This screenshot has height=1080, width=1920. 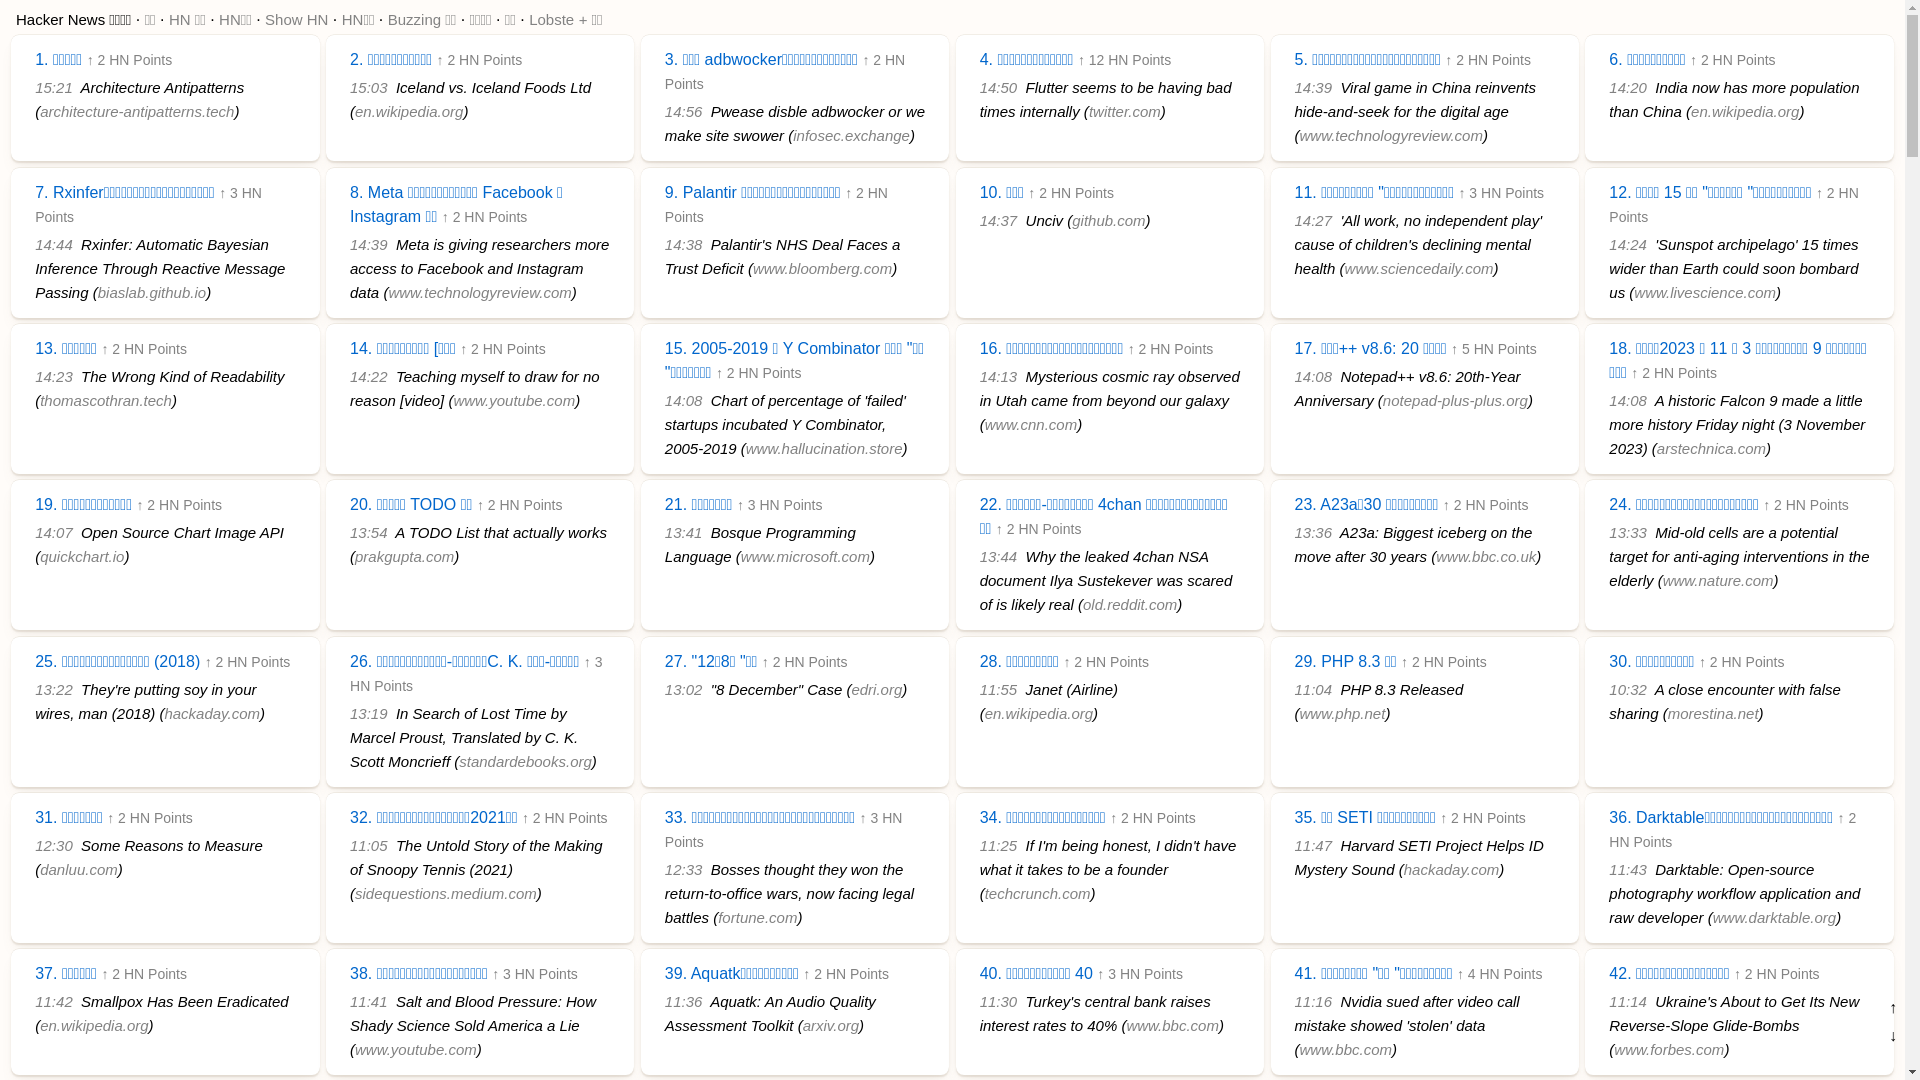 I want to click on '11:14', so click(x=1627, y=1001).